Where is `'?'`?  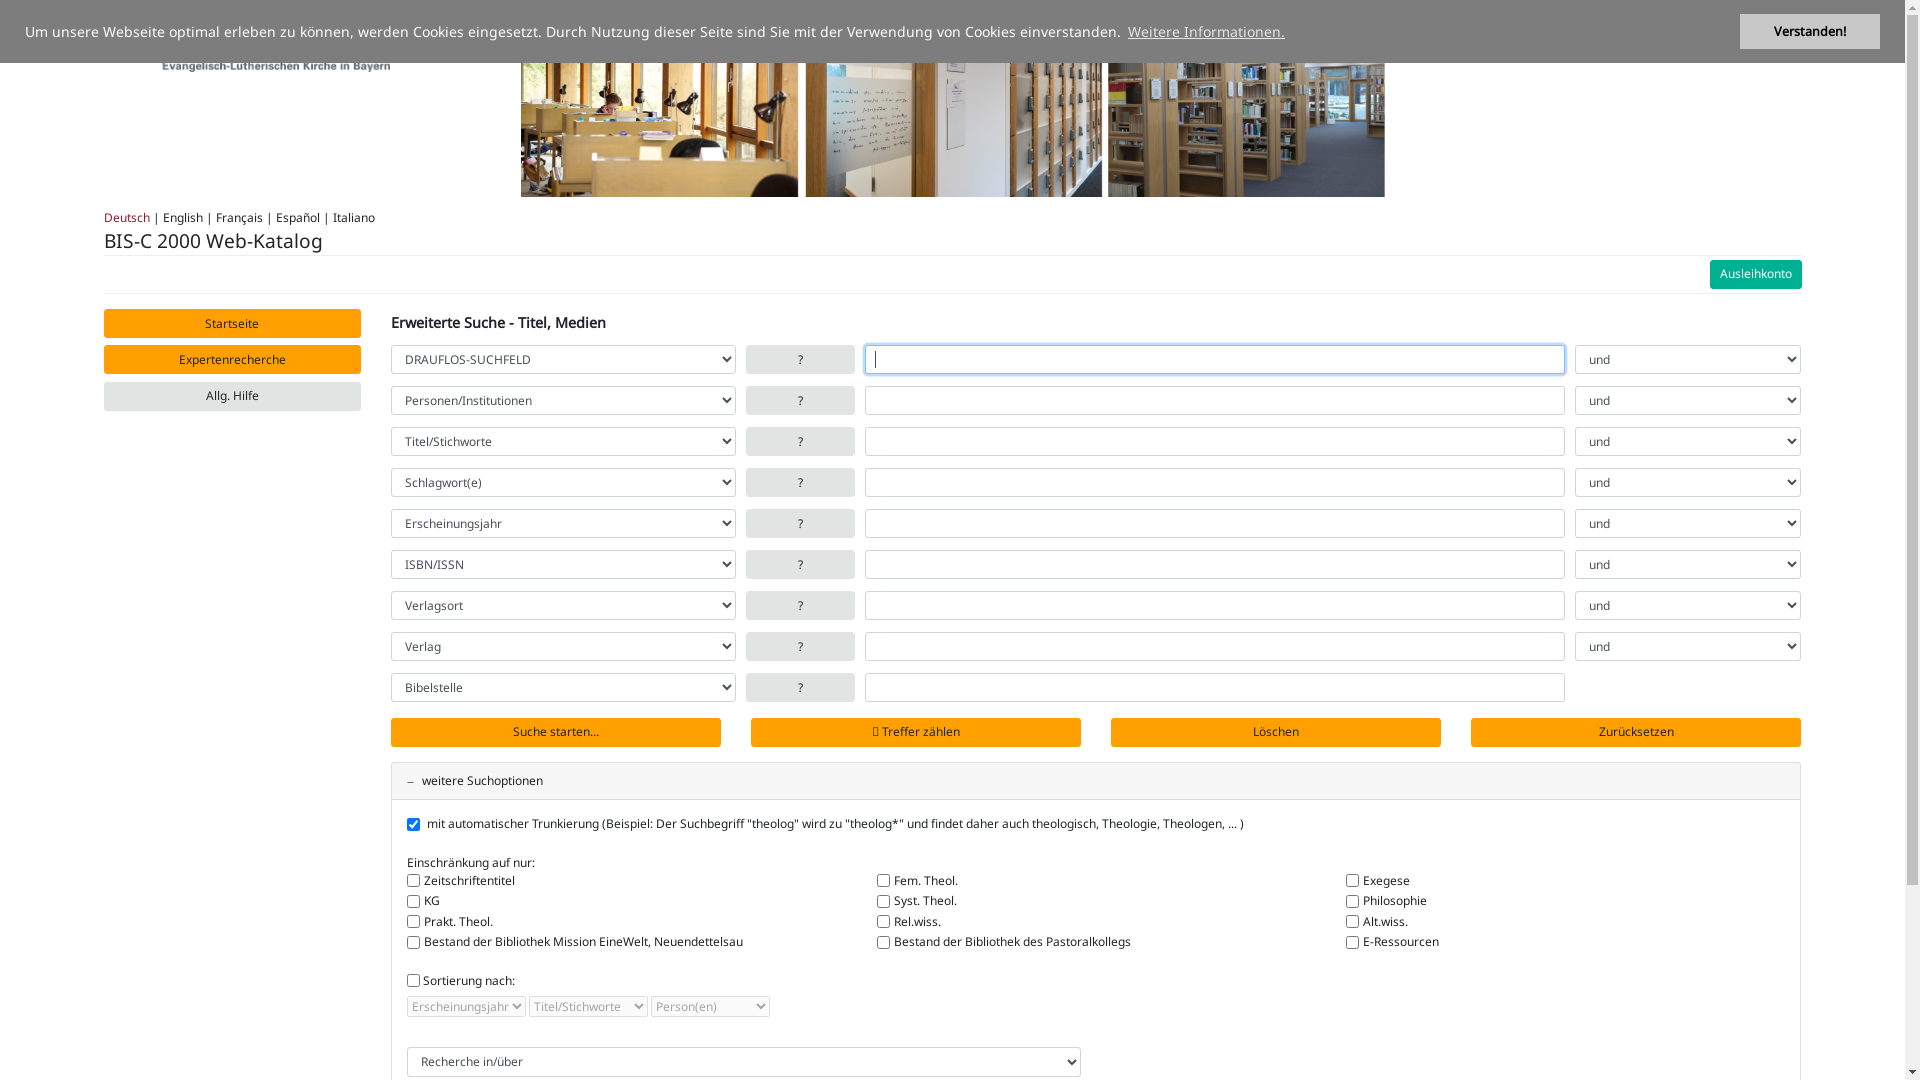
'?' is located at coordinates (744, 358).